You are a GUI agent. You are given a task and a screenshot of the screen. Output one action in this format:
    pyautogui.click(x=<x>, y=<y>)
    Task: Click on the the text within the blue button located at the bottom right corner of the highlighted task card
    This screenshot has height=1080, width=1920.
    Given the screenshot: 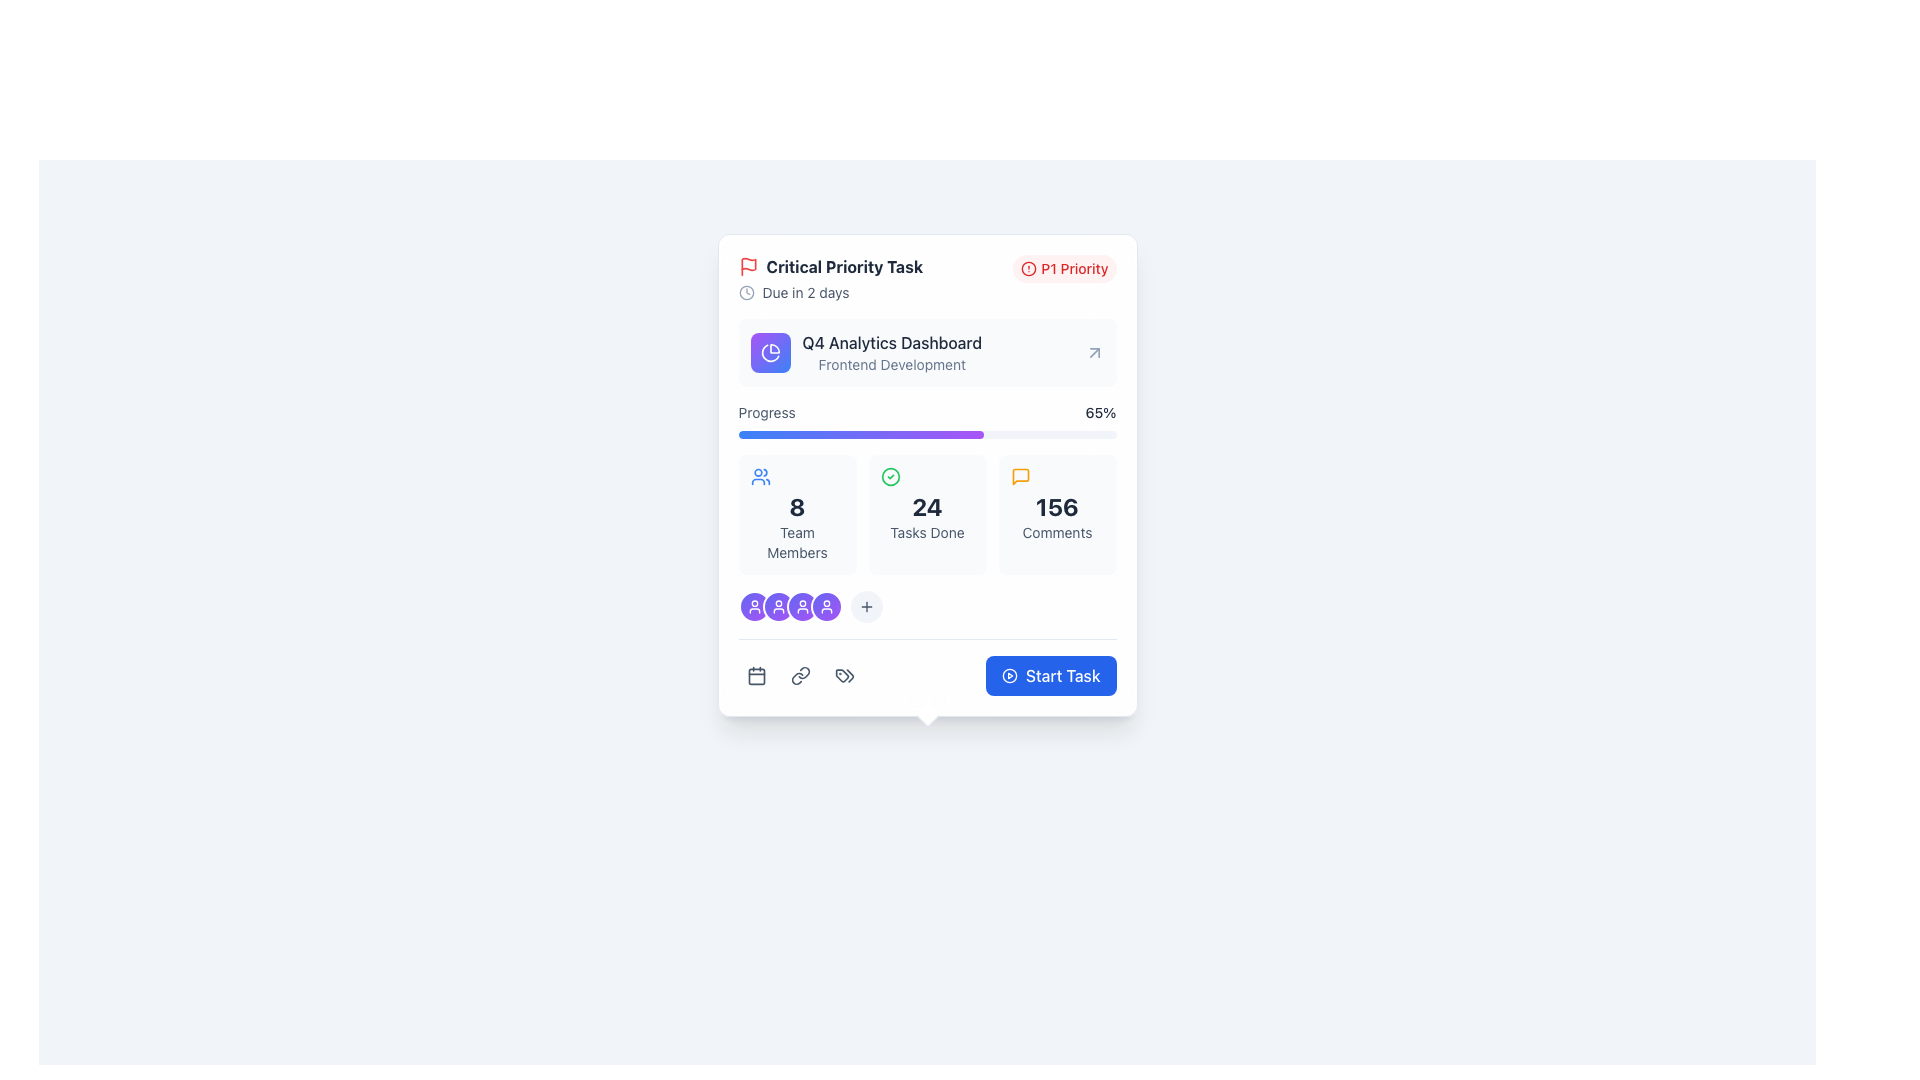 What is the action you would take?
    pyautogui.click(x=1062, y=675)
    